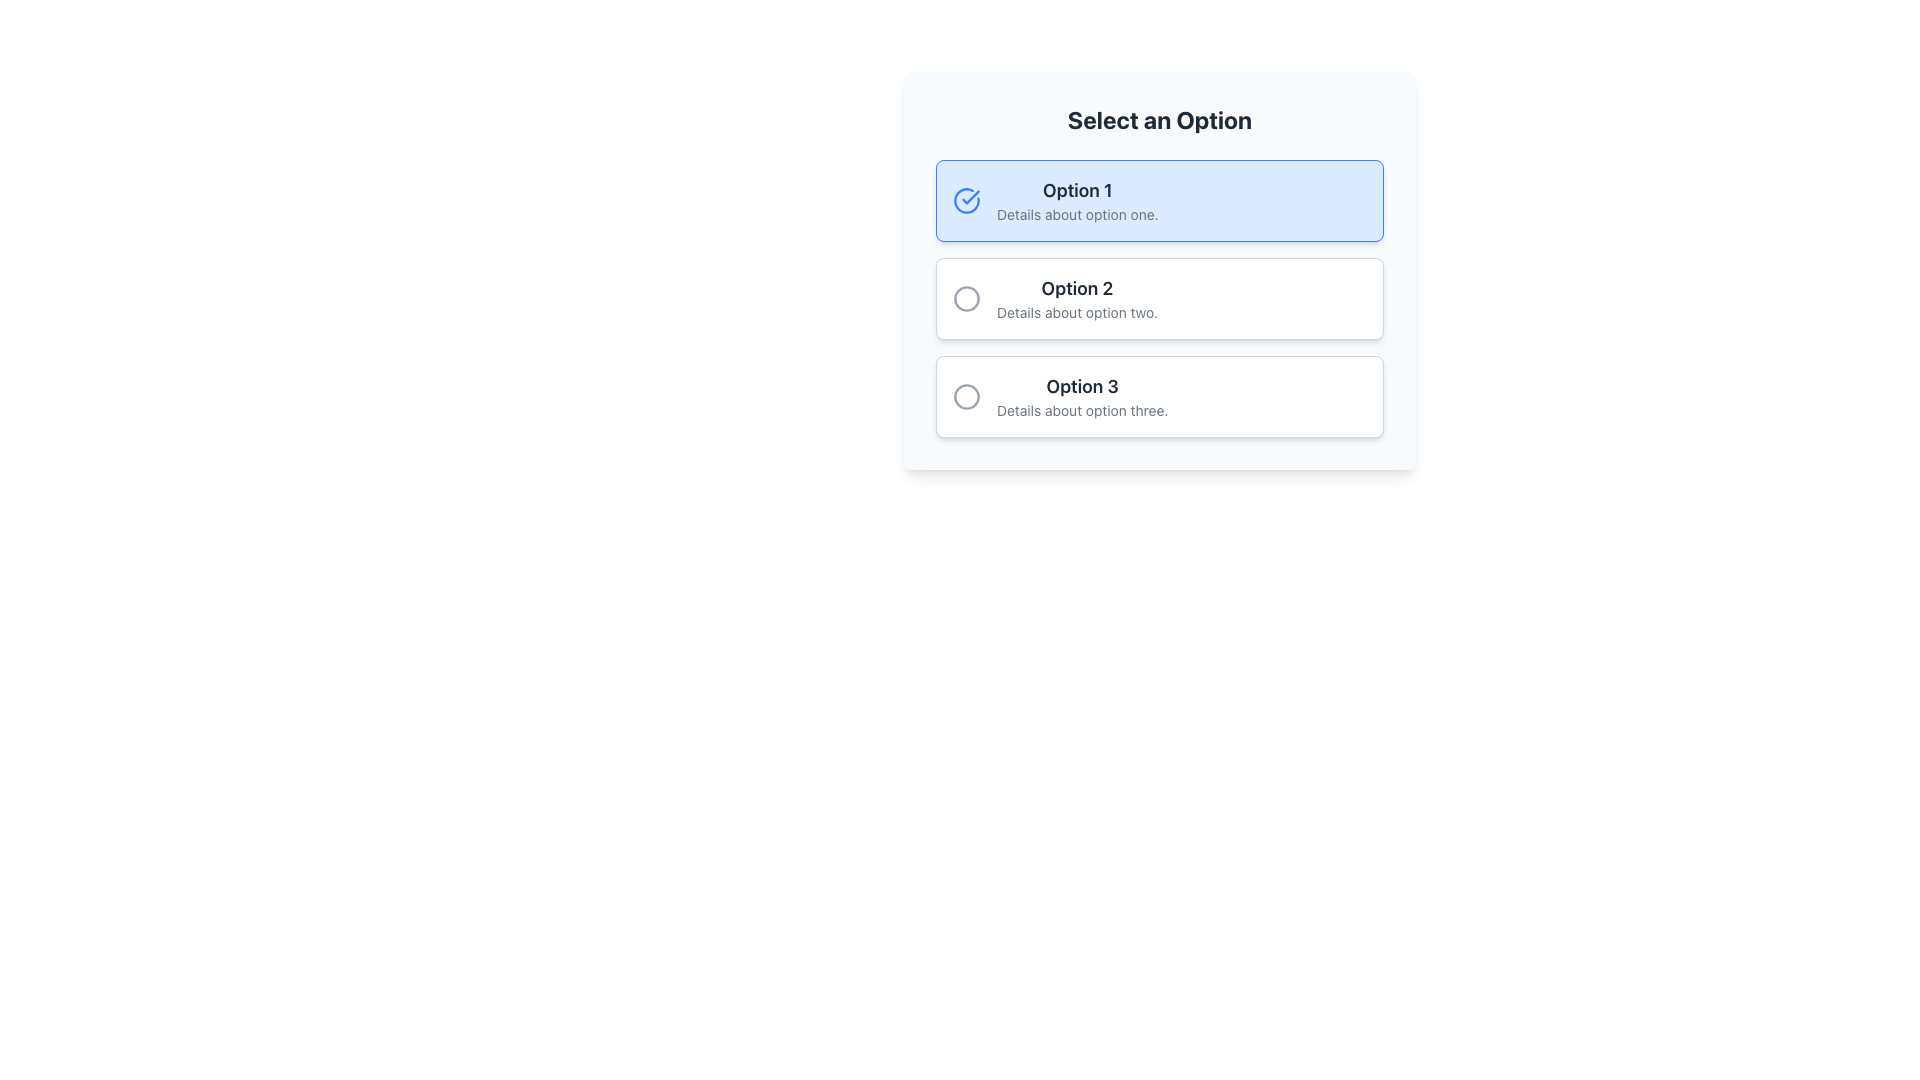 The height and width of the screenshot is (1080, 1920). I want to click on the third selectable list item displaying 'Option 3' with details about it, so click(1081, 397).